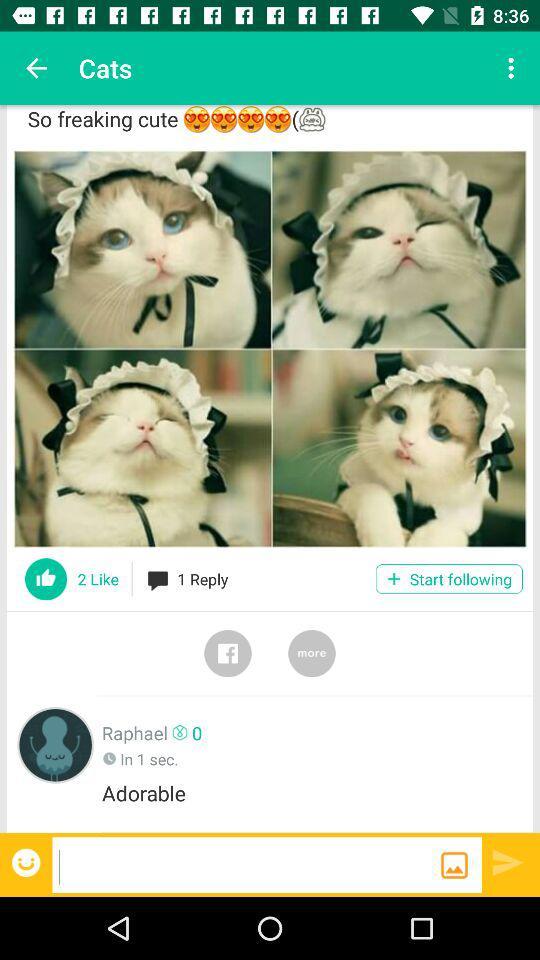 The width and height of the screenshot is (540, 960). Describe the element at coordinates (312, 652) in the screenshot. I see `to more options click to more options` at that location.